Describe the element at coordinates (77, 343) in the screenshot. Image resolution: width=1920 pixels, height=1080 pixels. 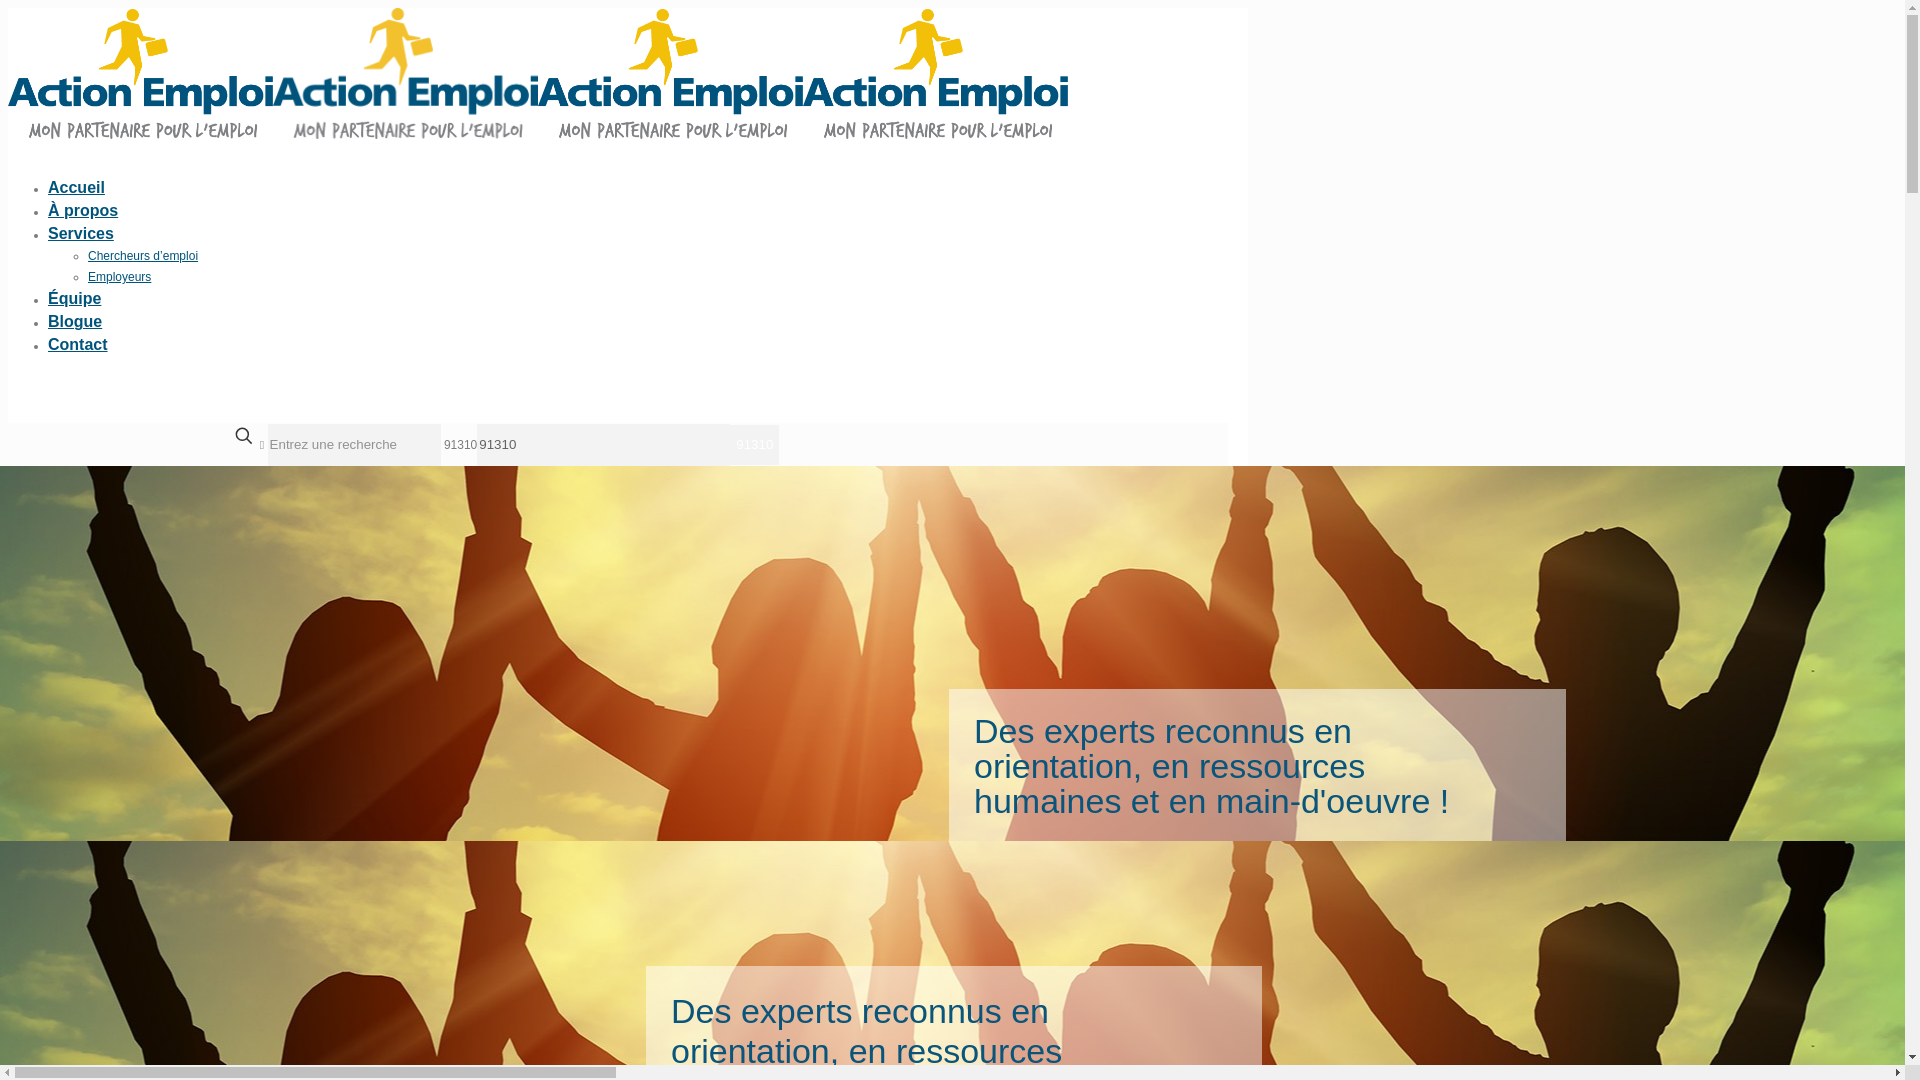
I see `'Contact'` at that location.